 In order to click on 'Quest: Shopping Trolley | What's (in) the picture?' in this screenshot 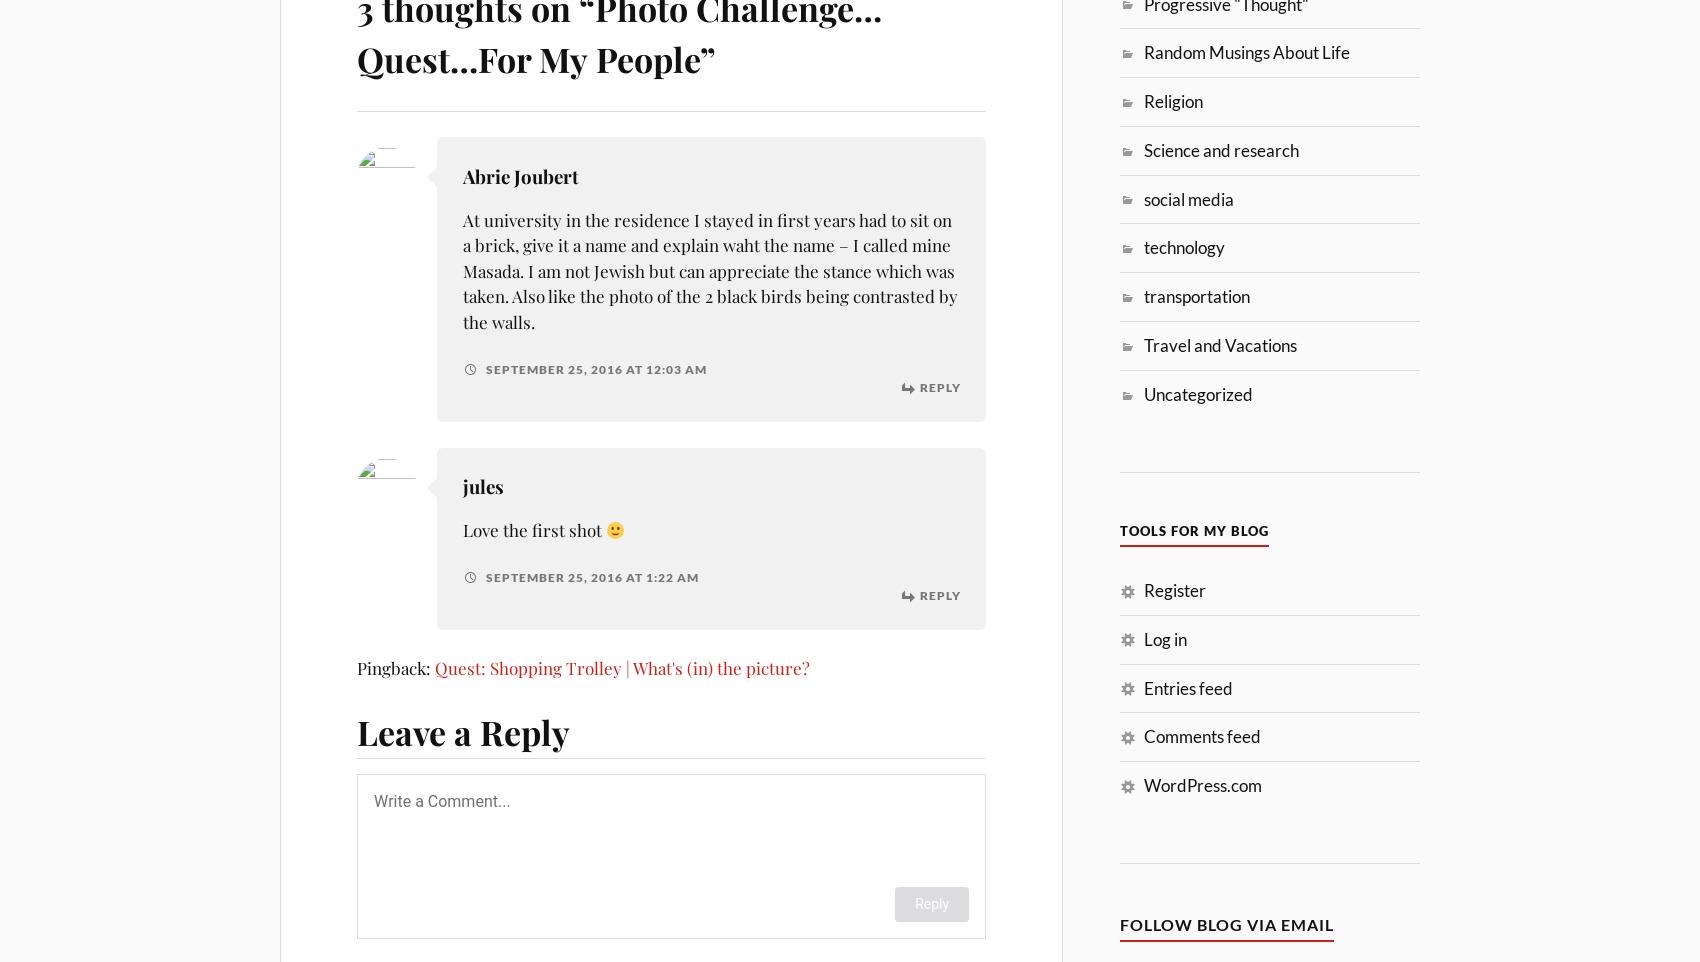, I will do `click(435, 666)`.